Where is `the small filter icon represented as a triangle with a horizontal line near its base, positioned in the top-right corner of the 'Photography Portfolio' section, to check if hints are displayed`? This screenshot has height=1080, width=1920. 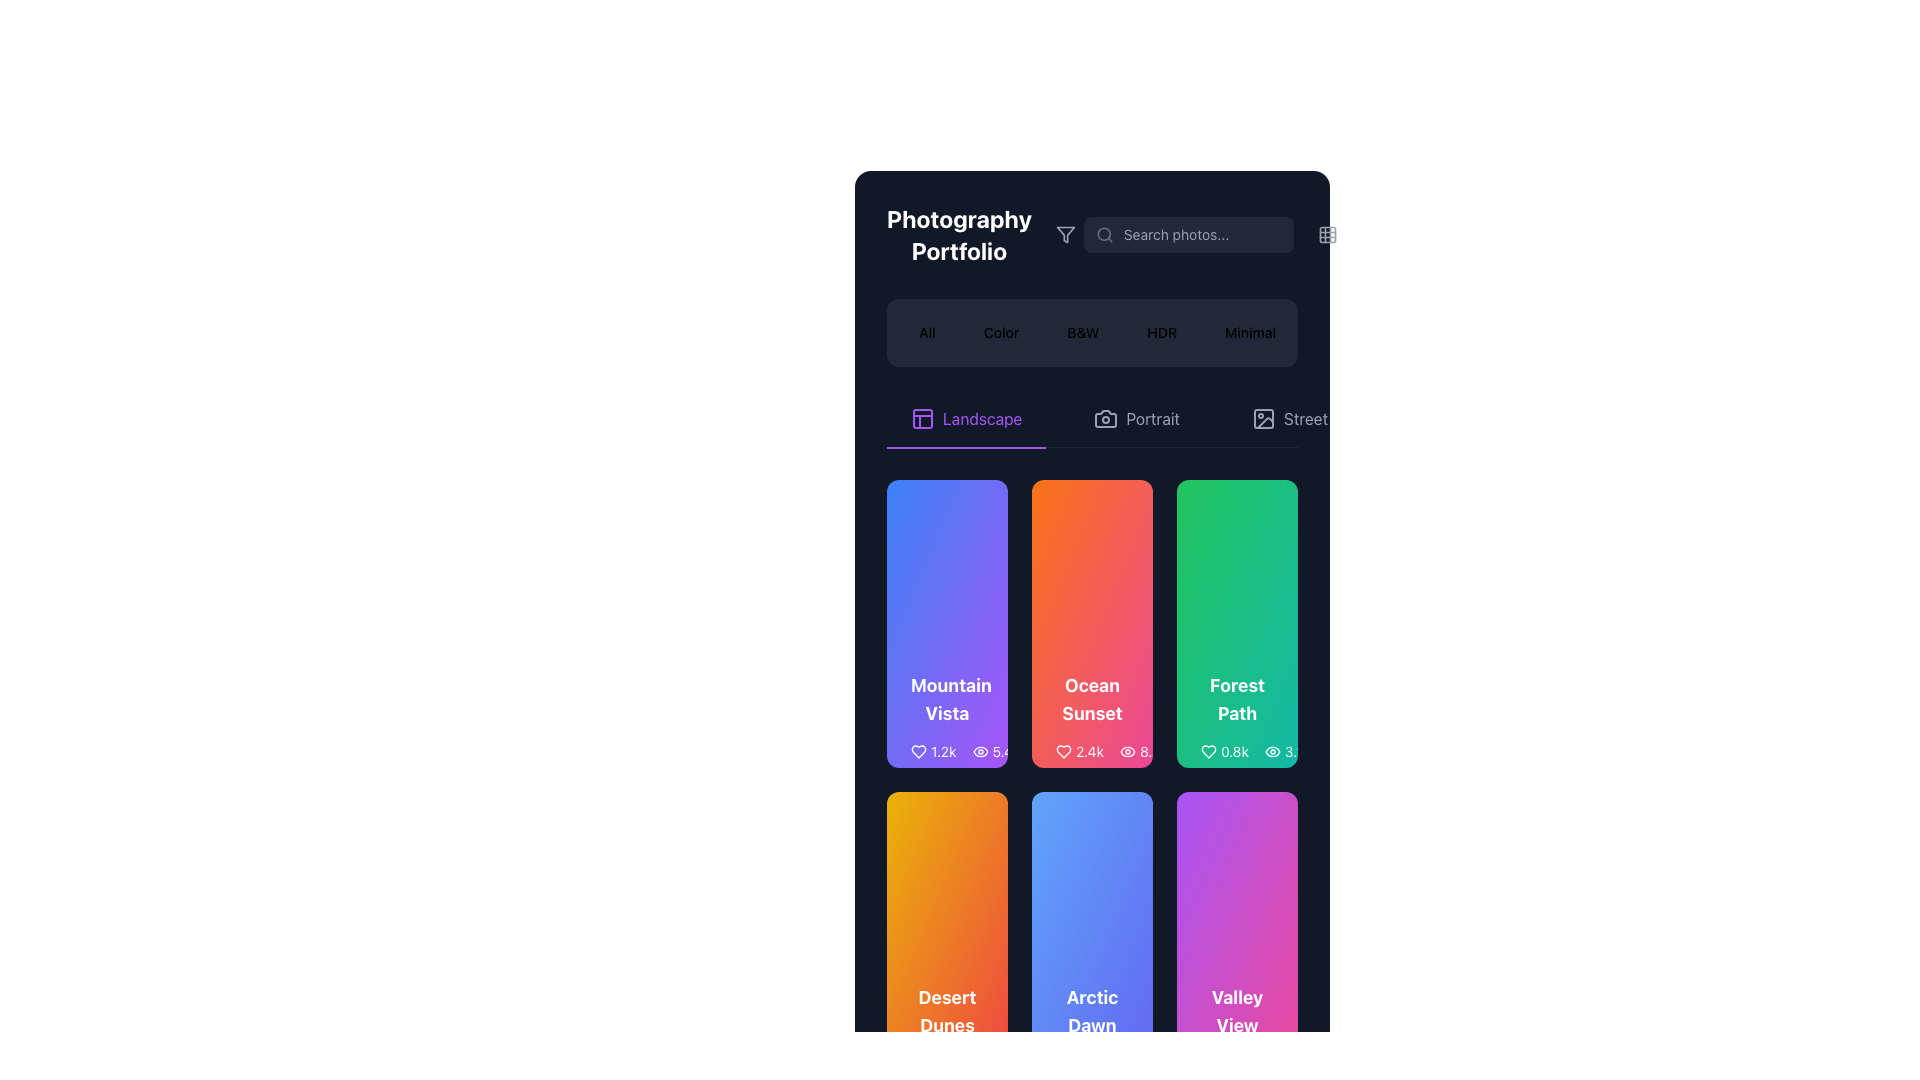 the small filter icon represented as a triangle with a horizontal line near its base, positioned in the top-right corner of the 'Photography Portfolio' section, to check if hints are displayed is located at coordinates (1064, 234).